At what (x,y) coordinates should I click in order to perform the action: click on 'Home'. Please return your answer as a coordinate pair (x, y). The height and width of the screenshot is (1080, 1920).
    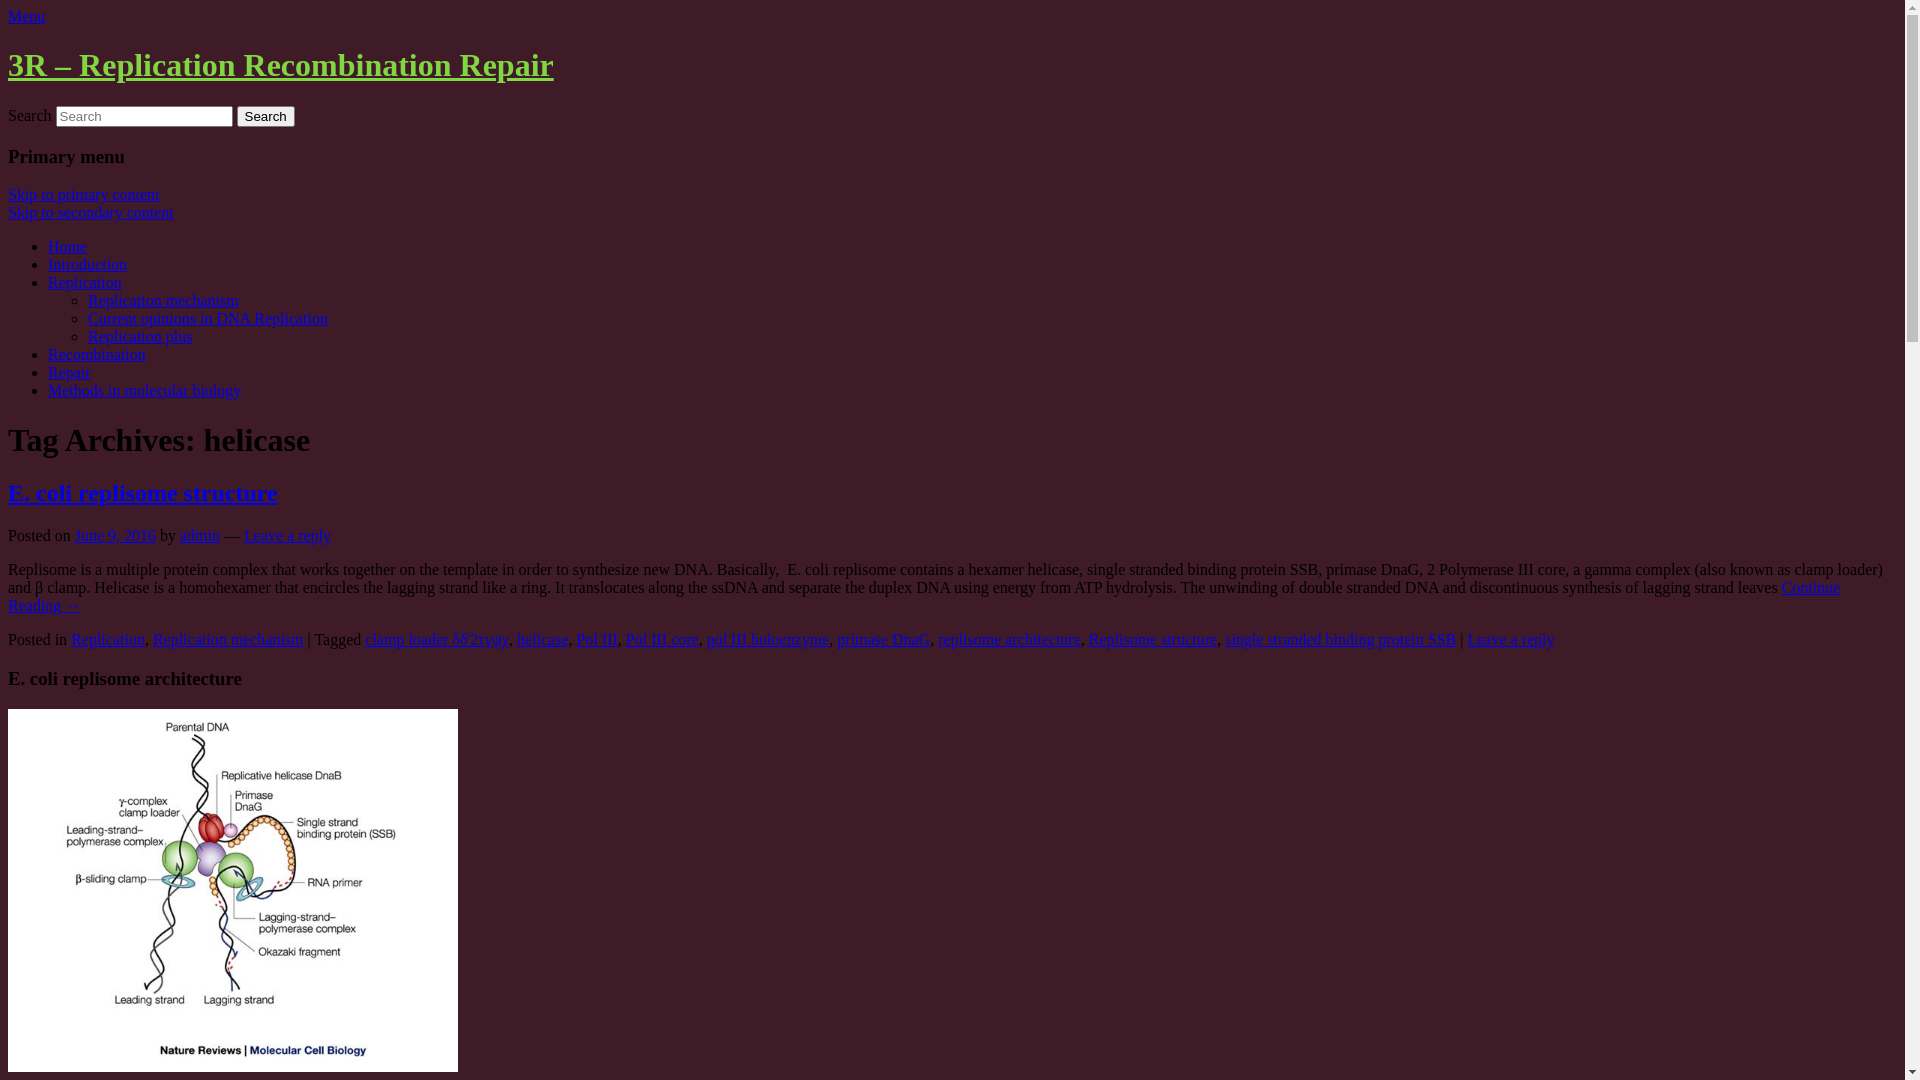
    Looking at the image, I should click on (67, 245).